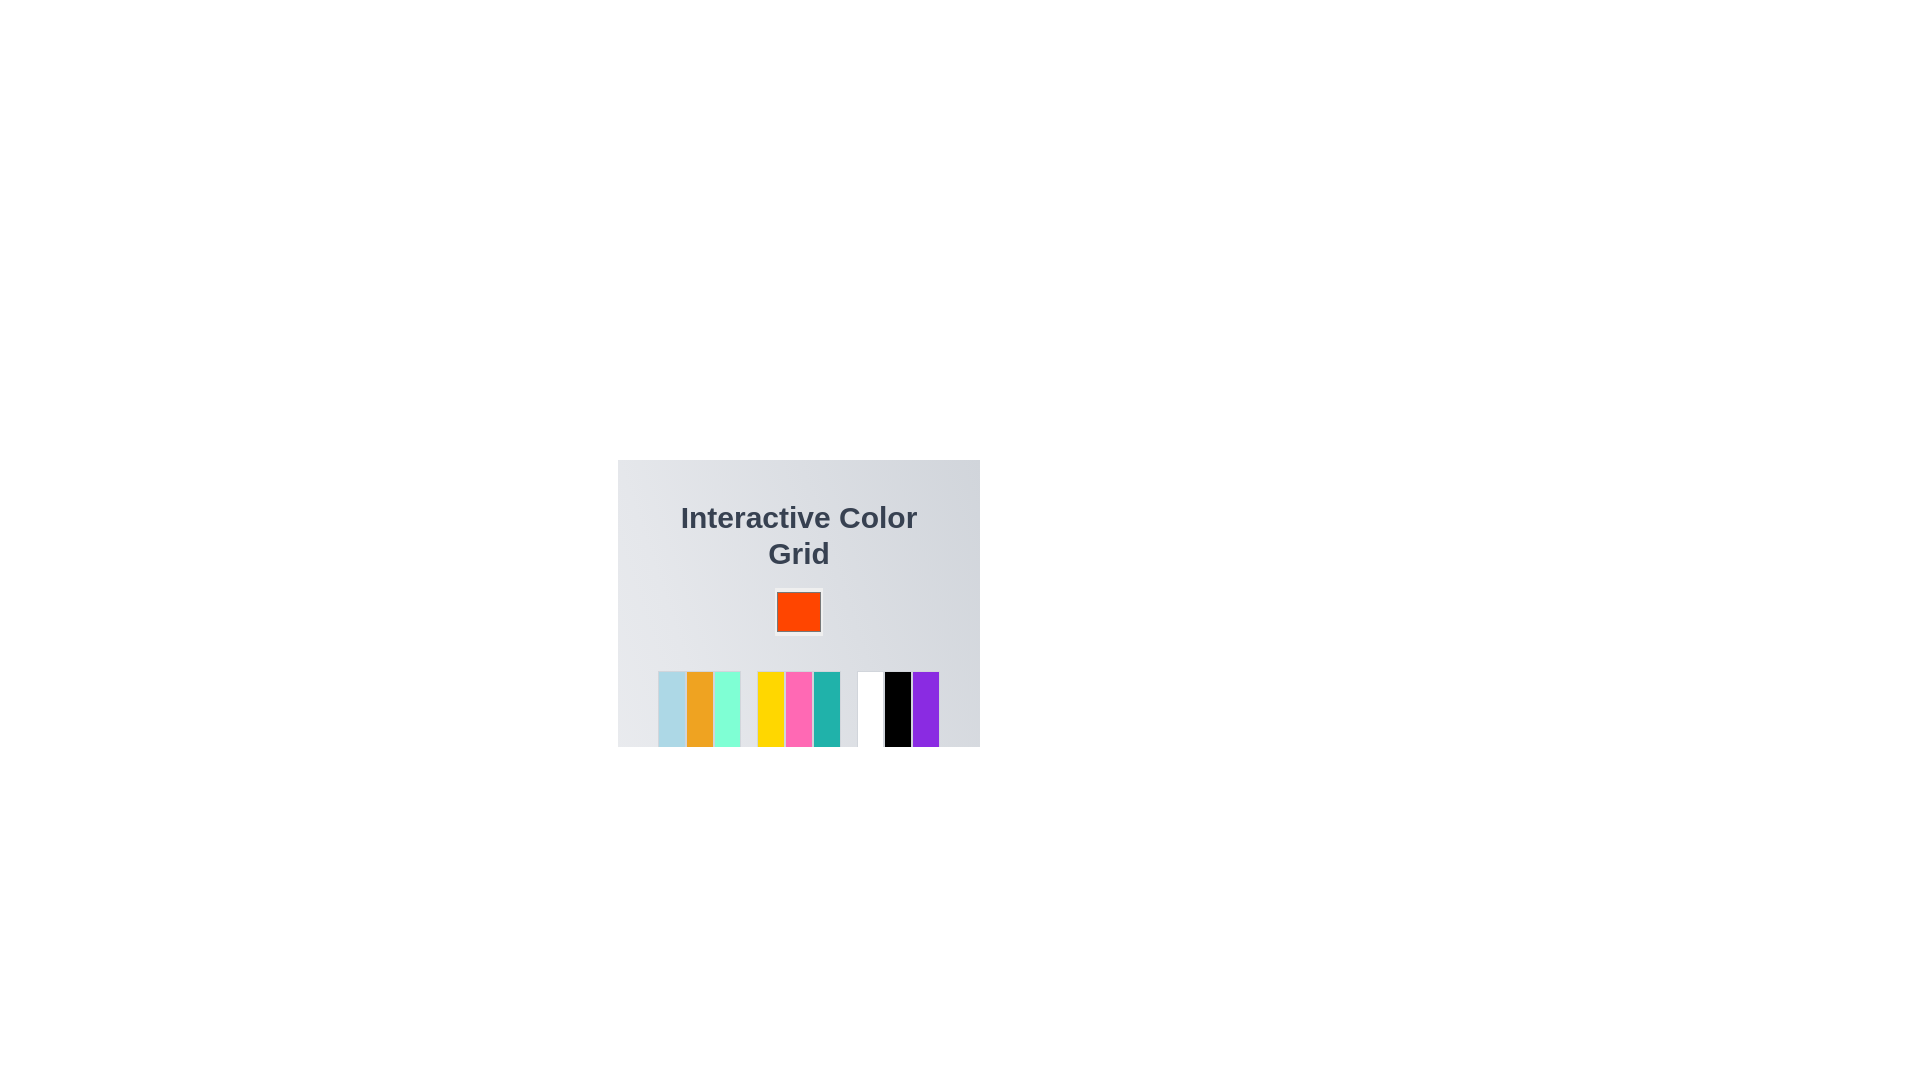  I want to click on the third and rightmost square tile with a purple background, so click(925, 709).